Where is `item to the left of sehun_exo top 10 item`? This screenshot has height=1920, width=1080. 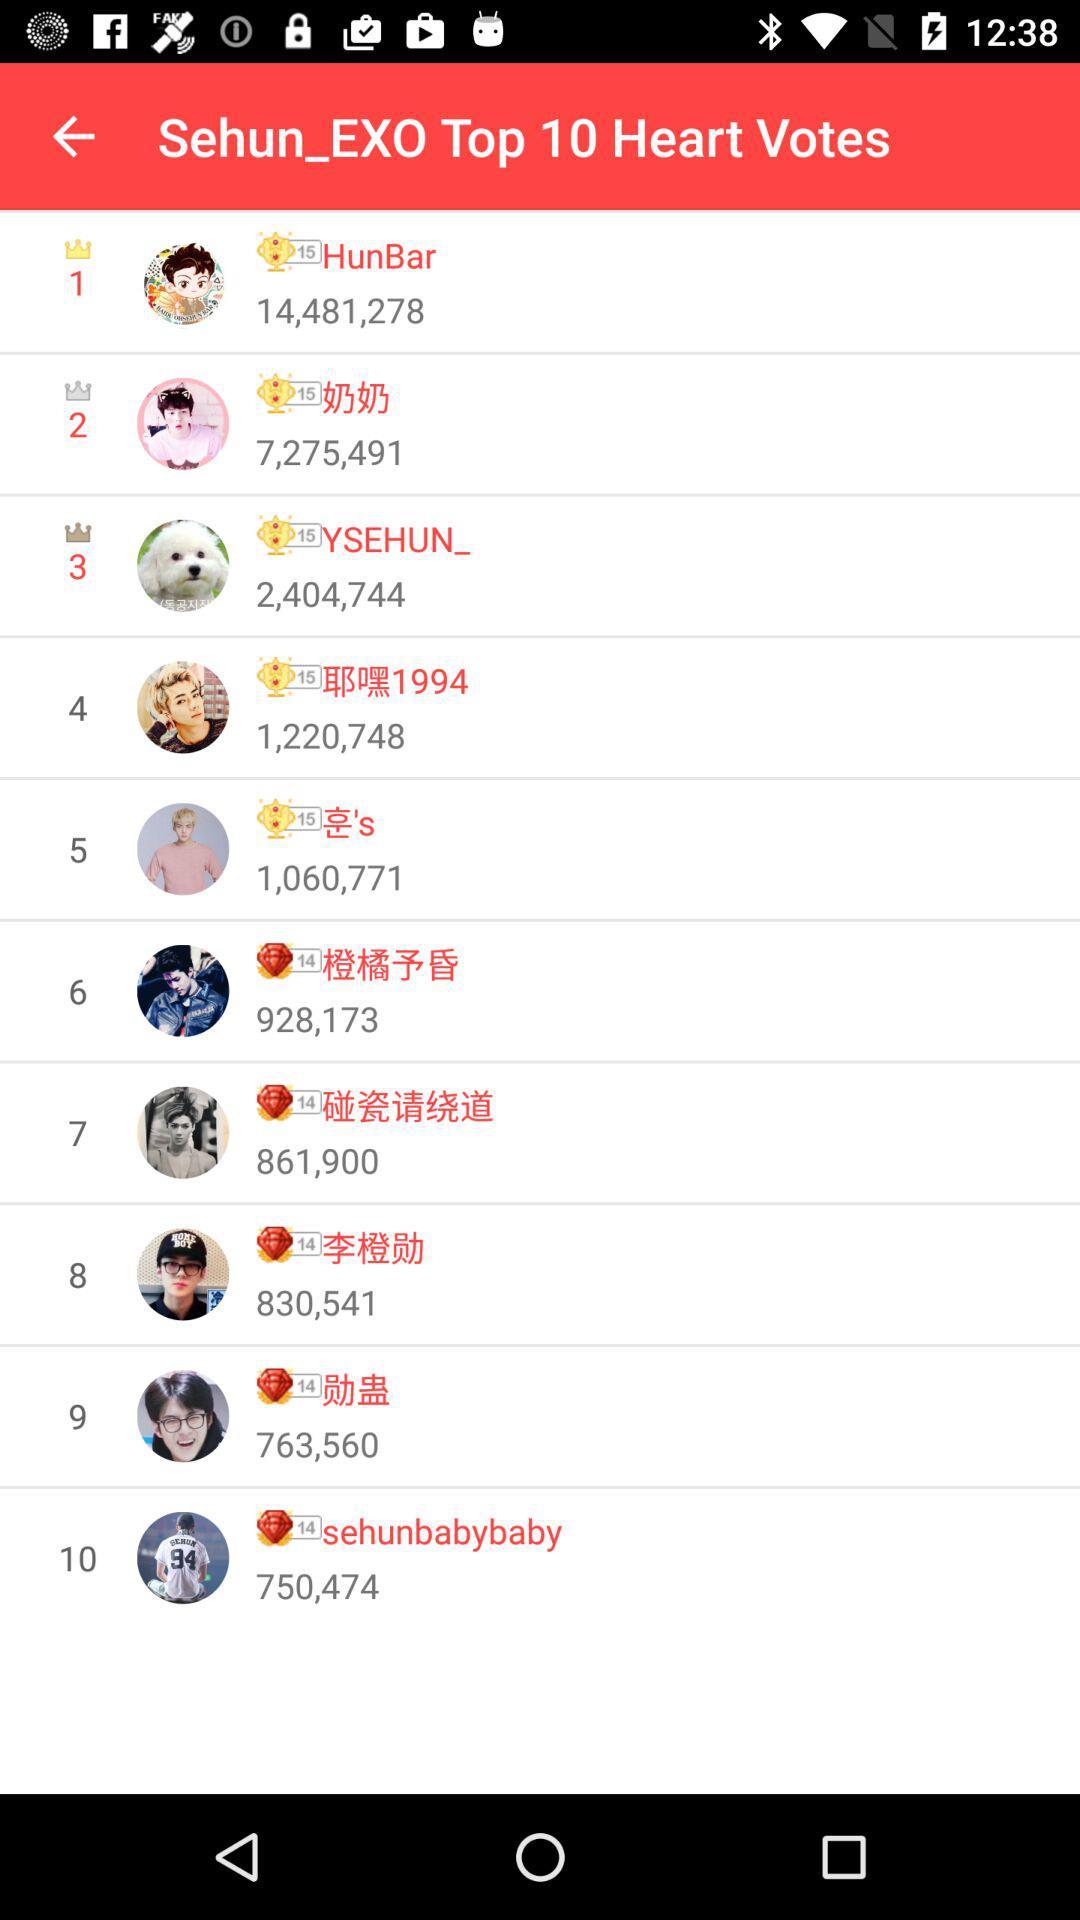
item to the left of sehun_exo top 10 item is located at coordinates (72, 135).